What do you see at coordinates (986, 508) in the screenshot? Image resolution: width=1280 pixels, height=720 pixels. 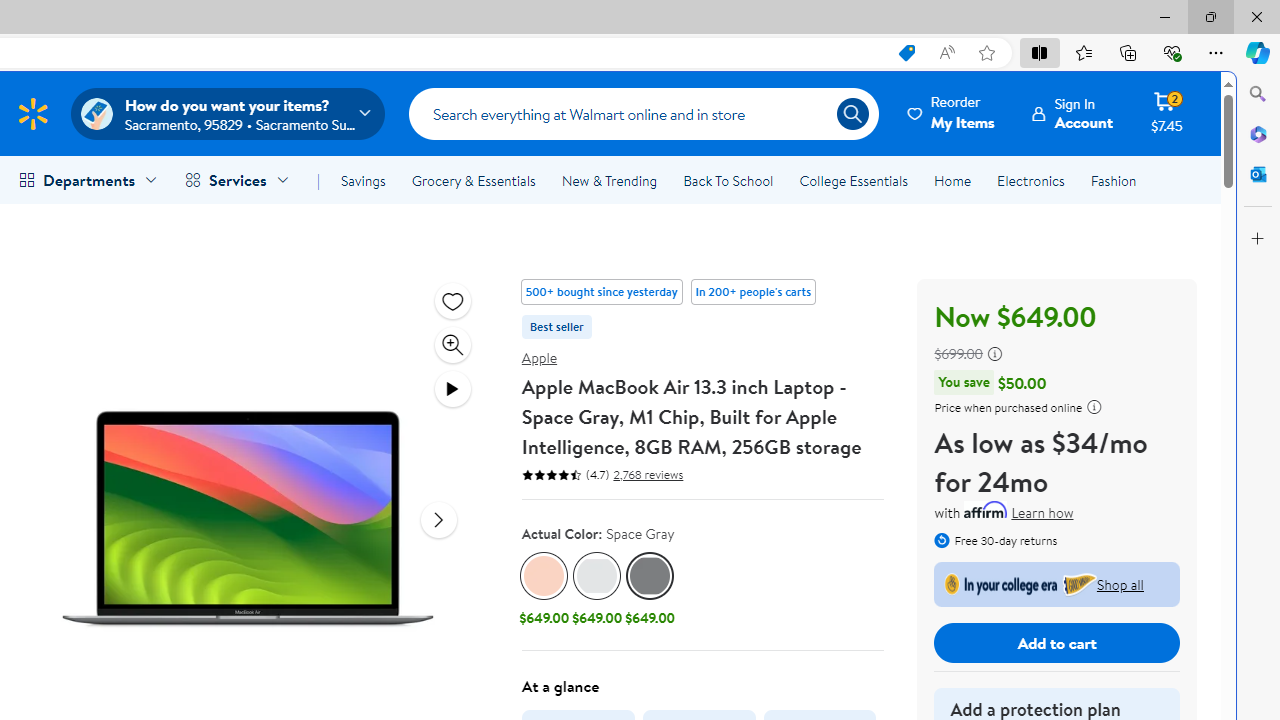 I see `'Affirm'` at bounding box center [986, 508].